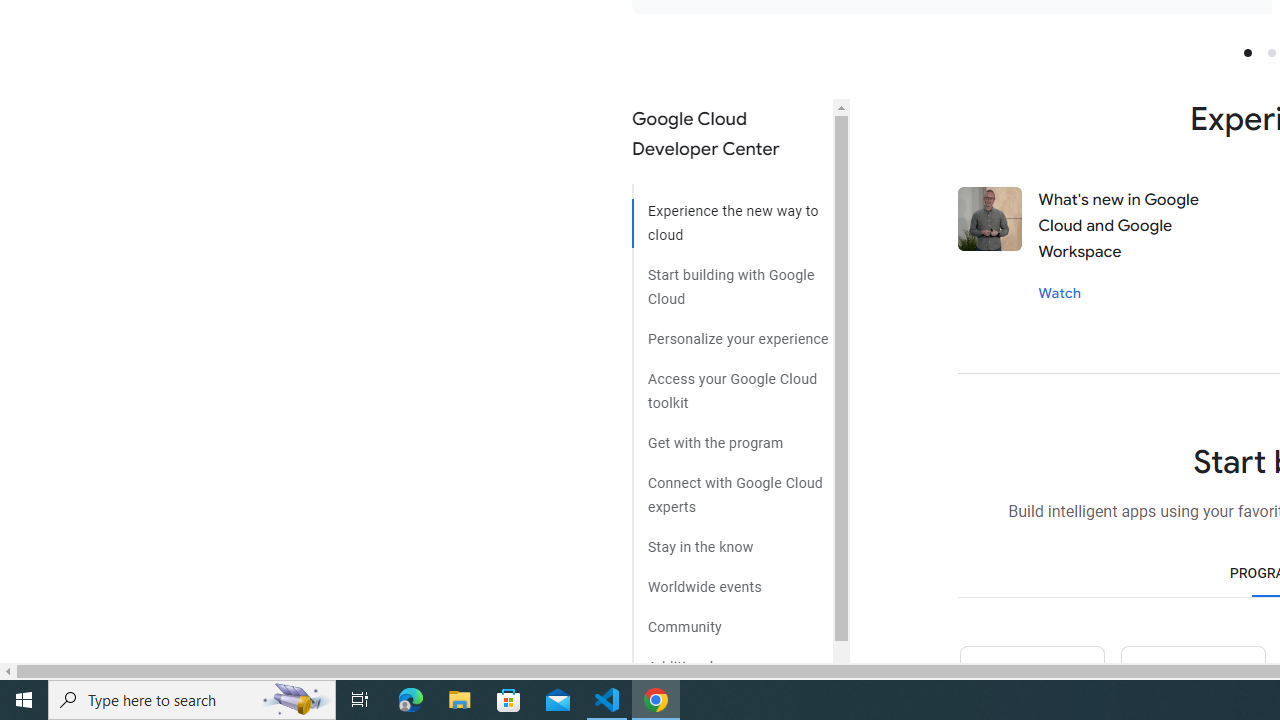  What do you see at coordinates (731, 618) in the screenshot?
I see `'Community'` at bounding box center [731, 618].